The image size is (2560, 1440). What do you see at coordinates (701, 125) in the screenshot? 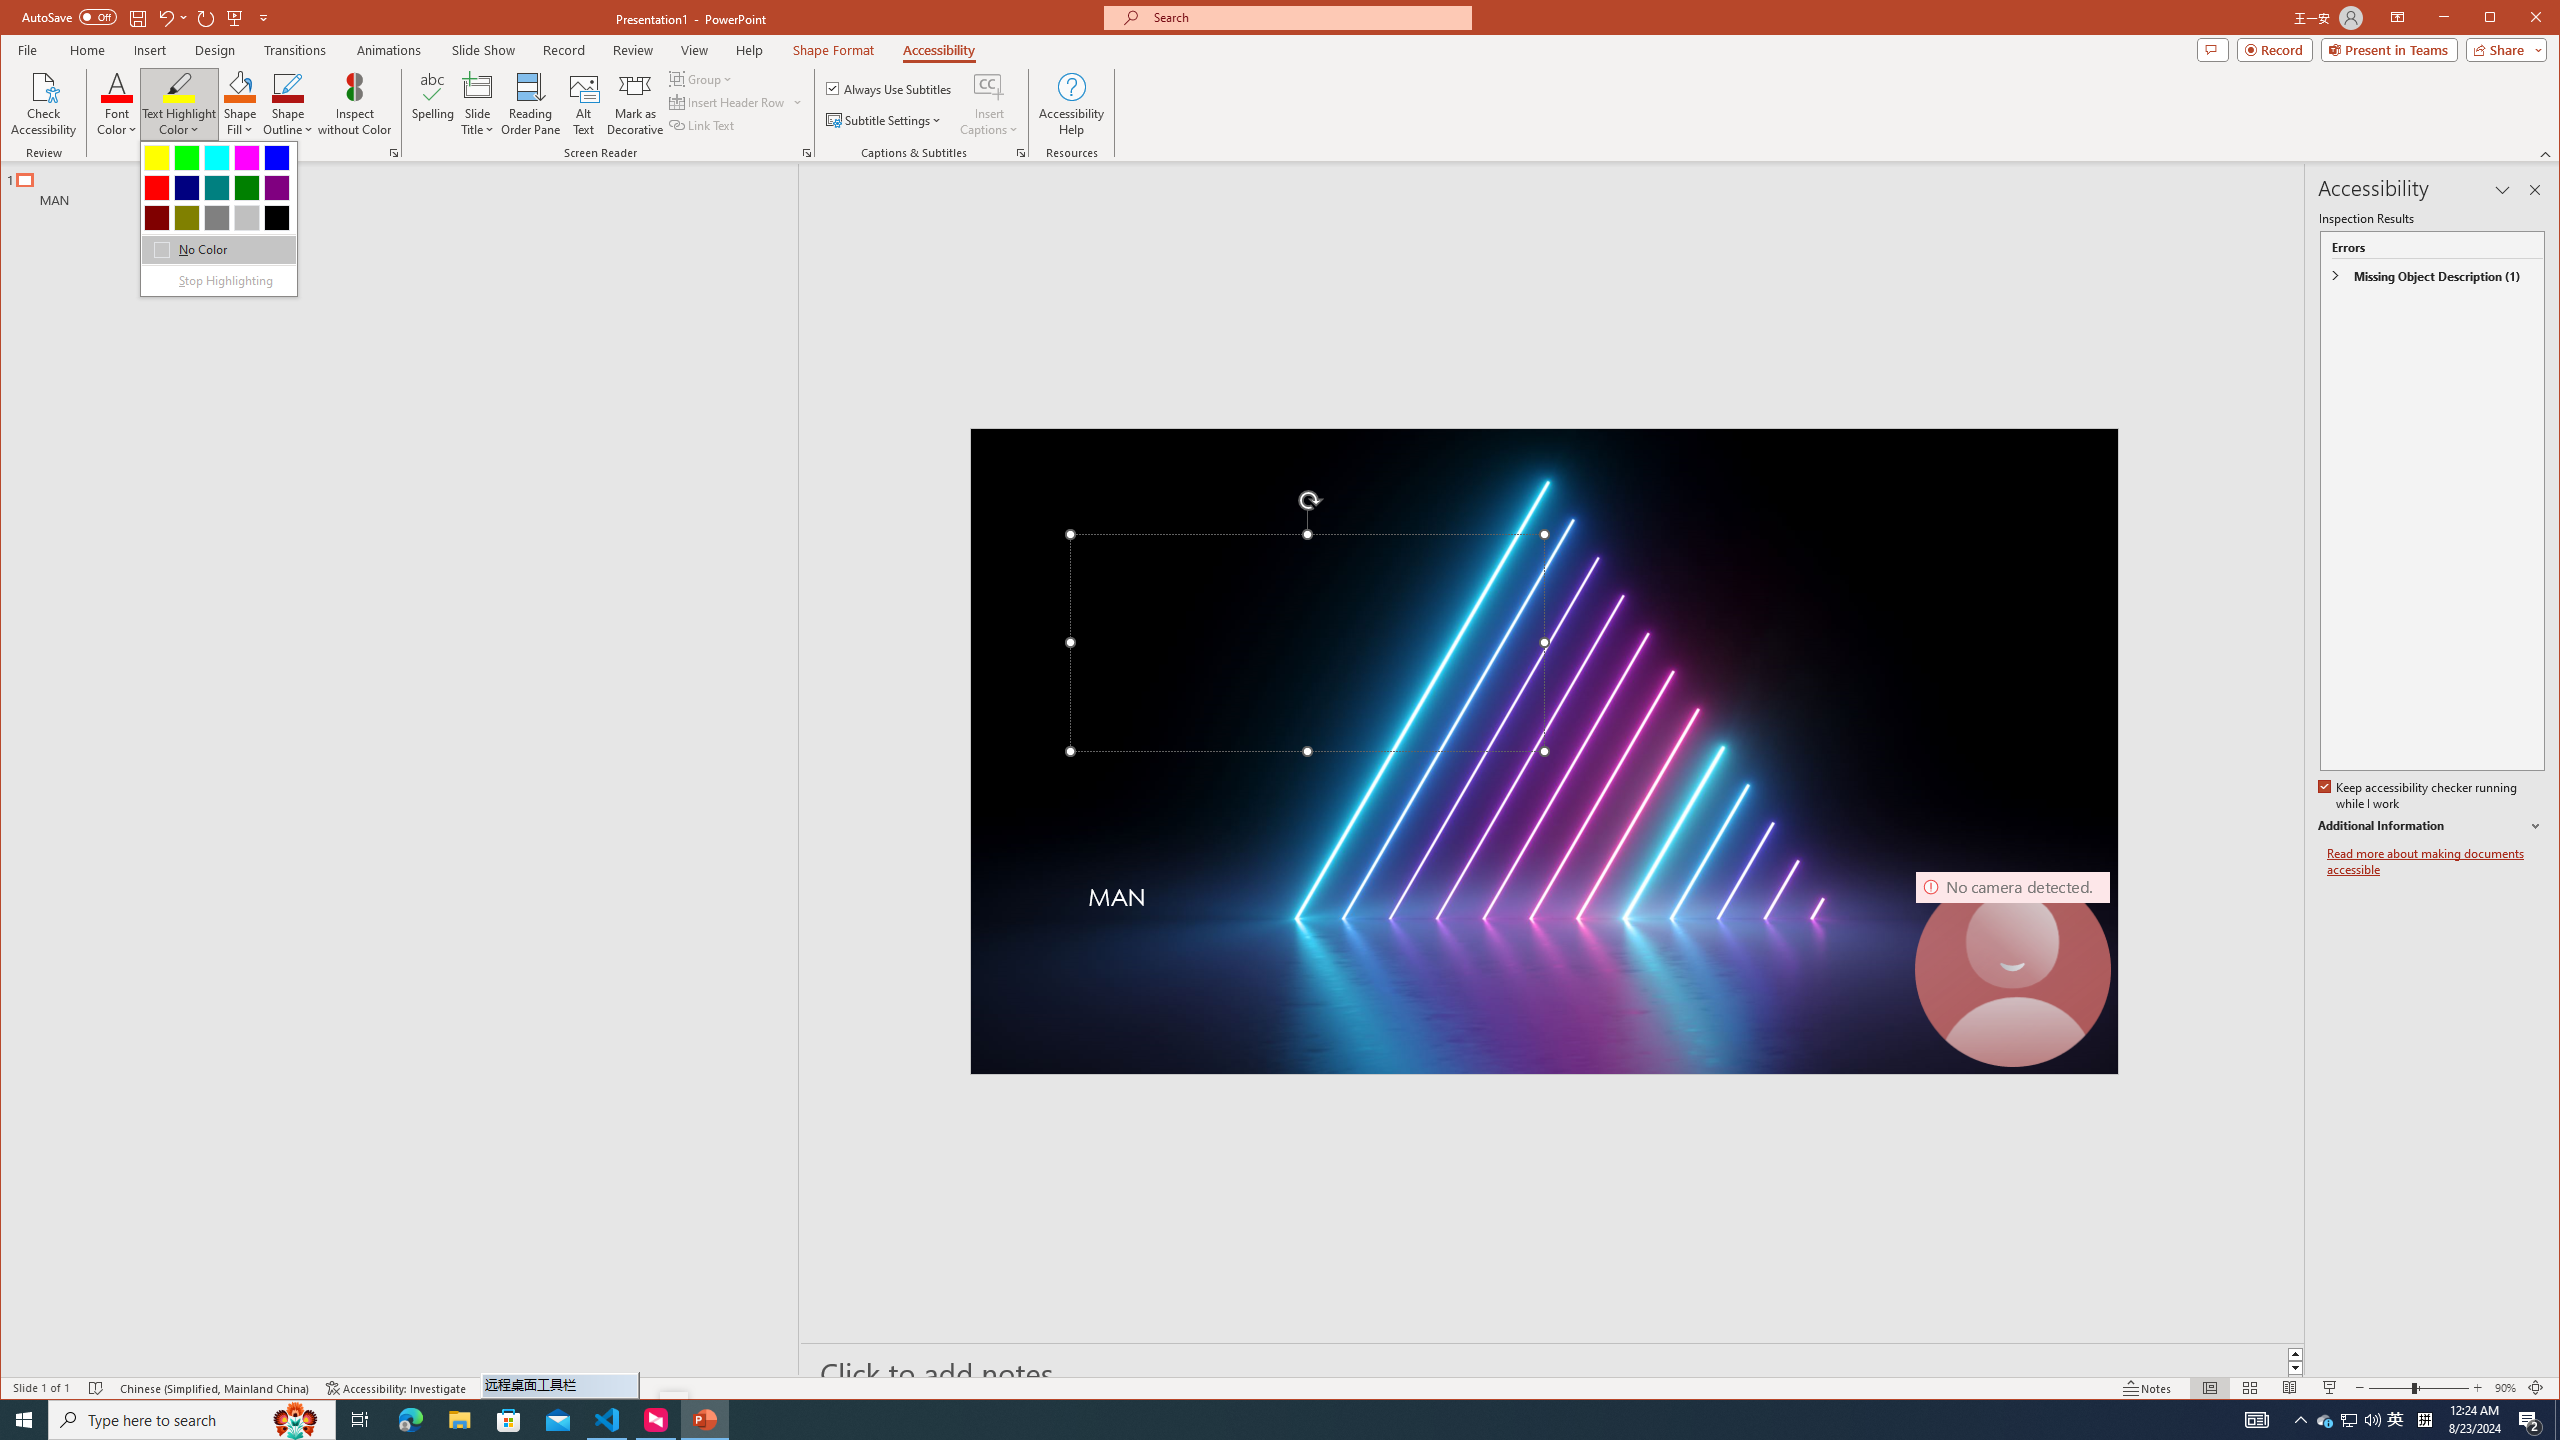
I see `'Link Text'` at bounding box center [701, 125].